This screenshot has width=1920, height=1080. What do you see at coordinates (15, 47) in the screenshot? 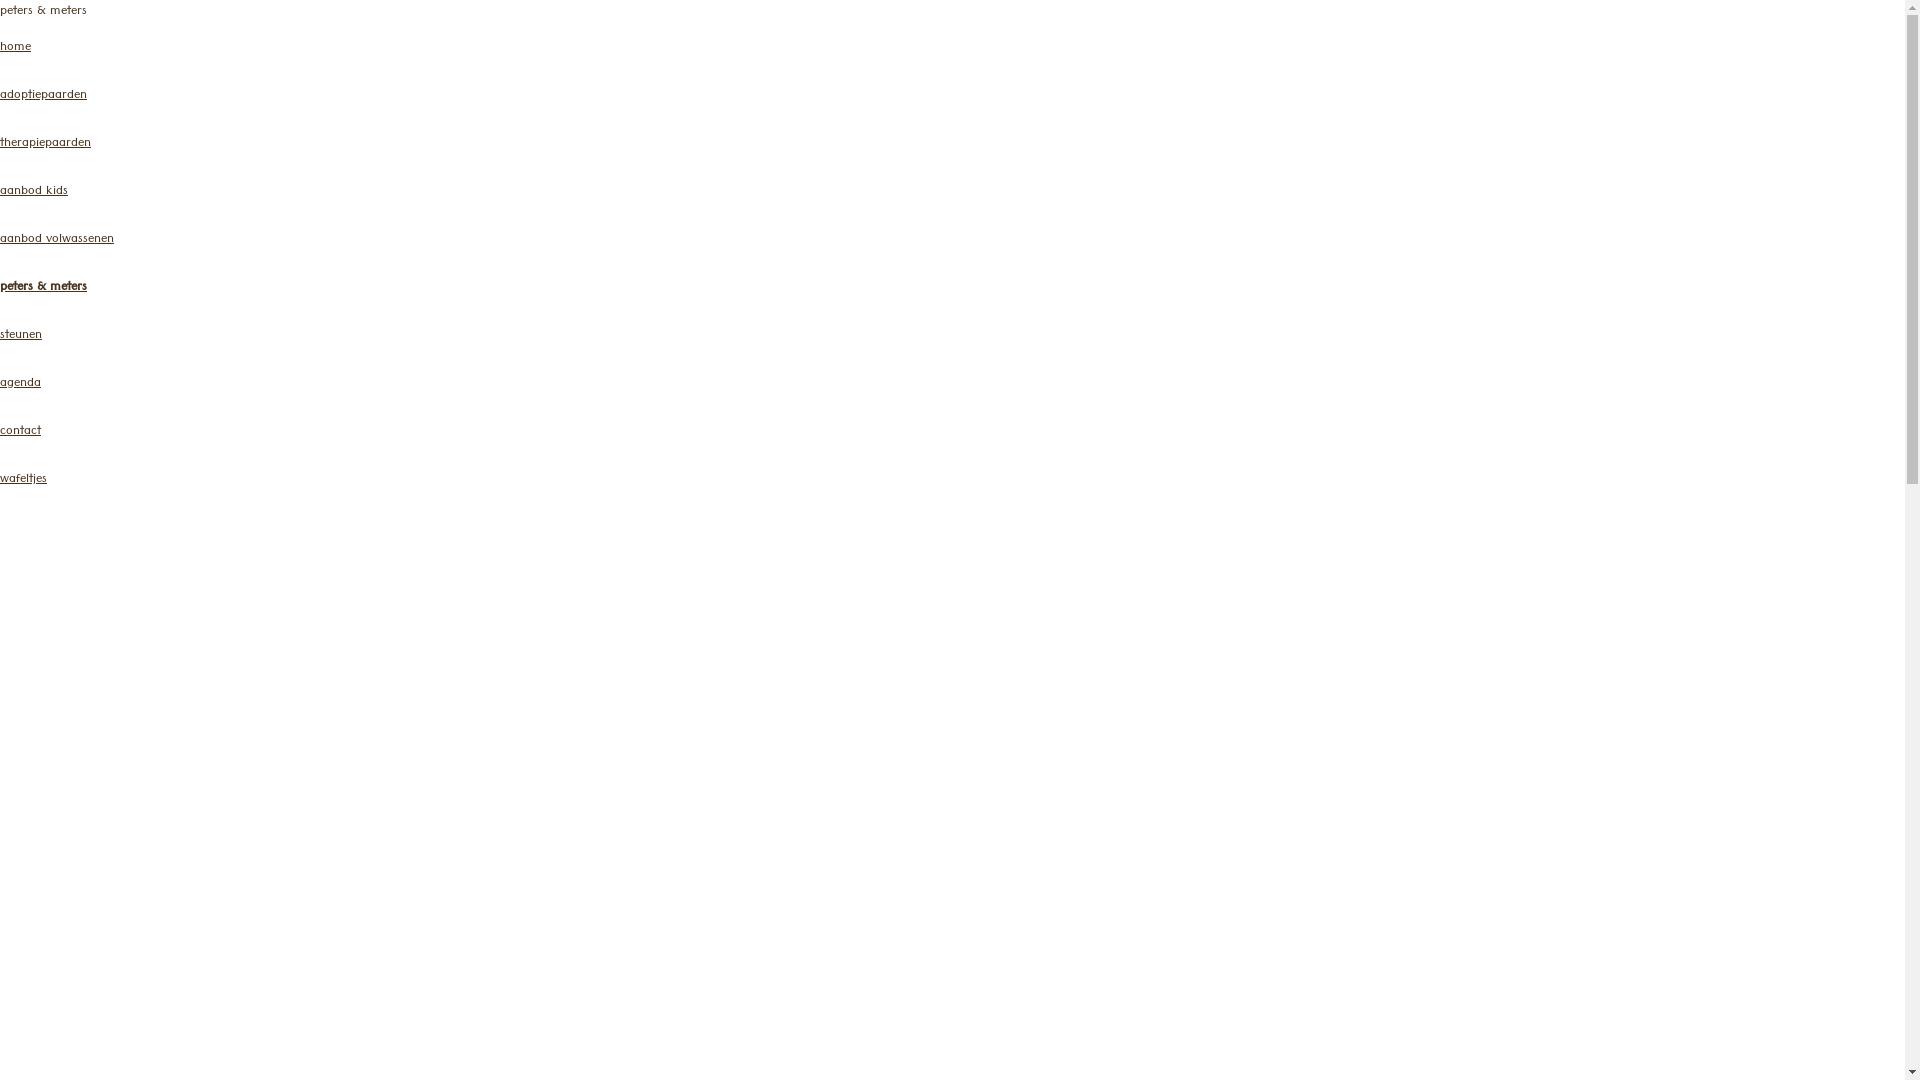
I see `'home'` at bounding box center [15, 47].